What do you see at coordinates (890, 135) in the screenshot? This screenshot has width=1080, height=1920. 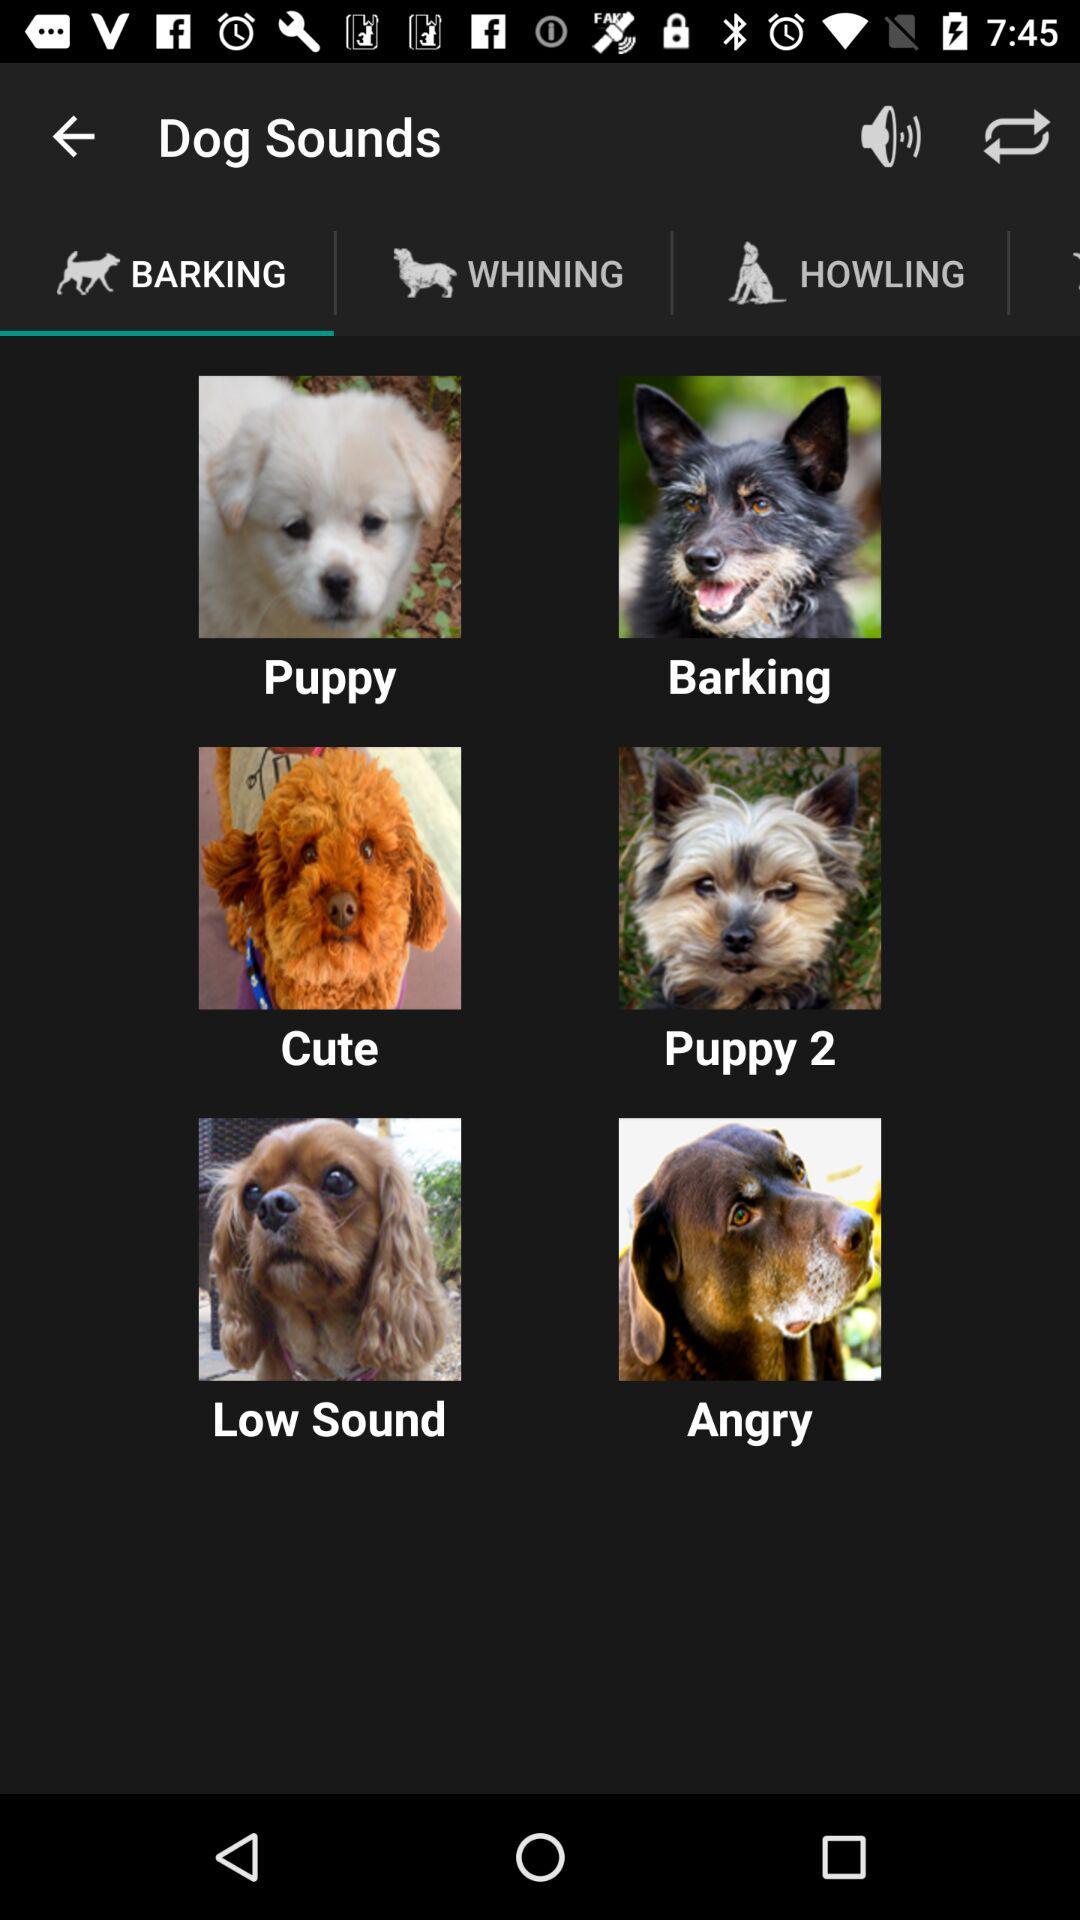 I see `sound option` at bounding box center [890, 135].